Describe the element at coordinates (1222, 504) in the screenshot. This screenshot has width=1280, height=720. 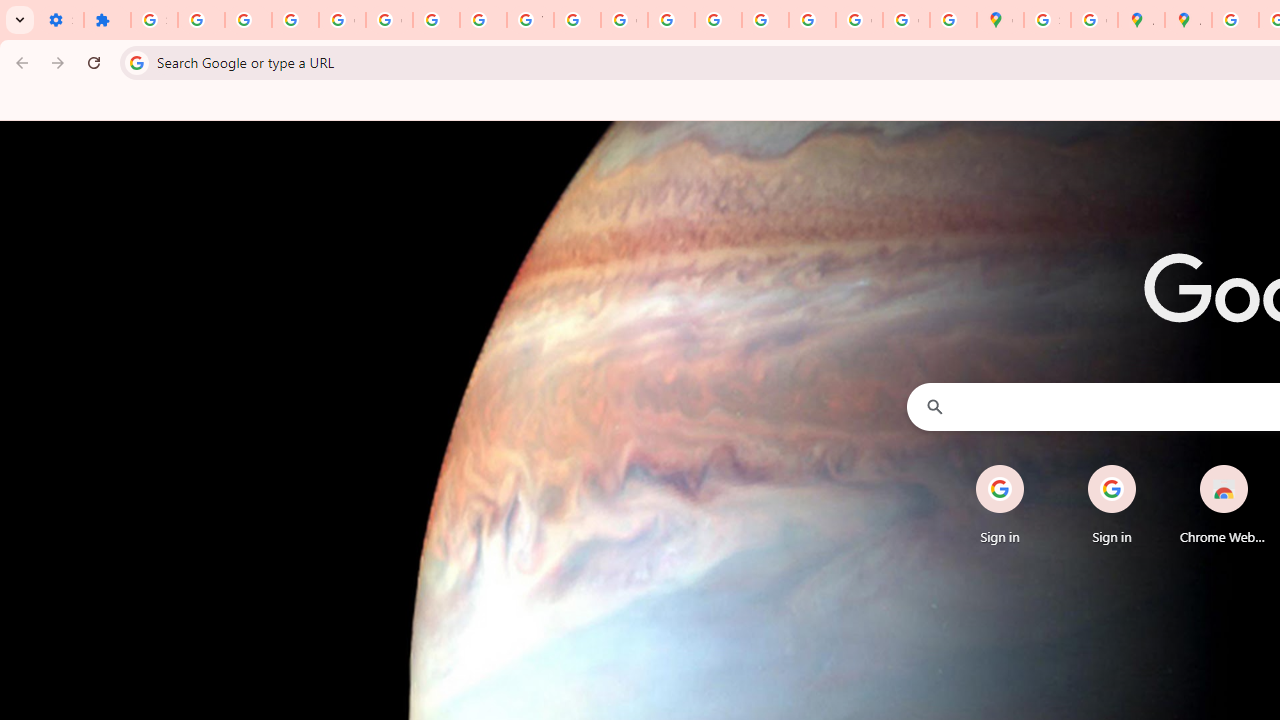
I see `'Chrome Web Store'` at that location.